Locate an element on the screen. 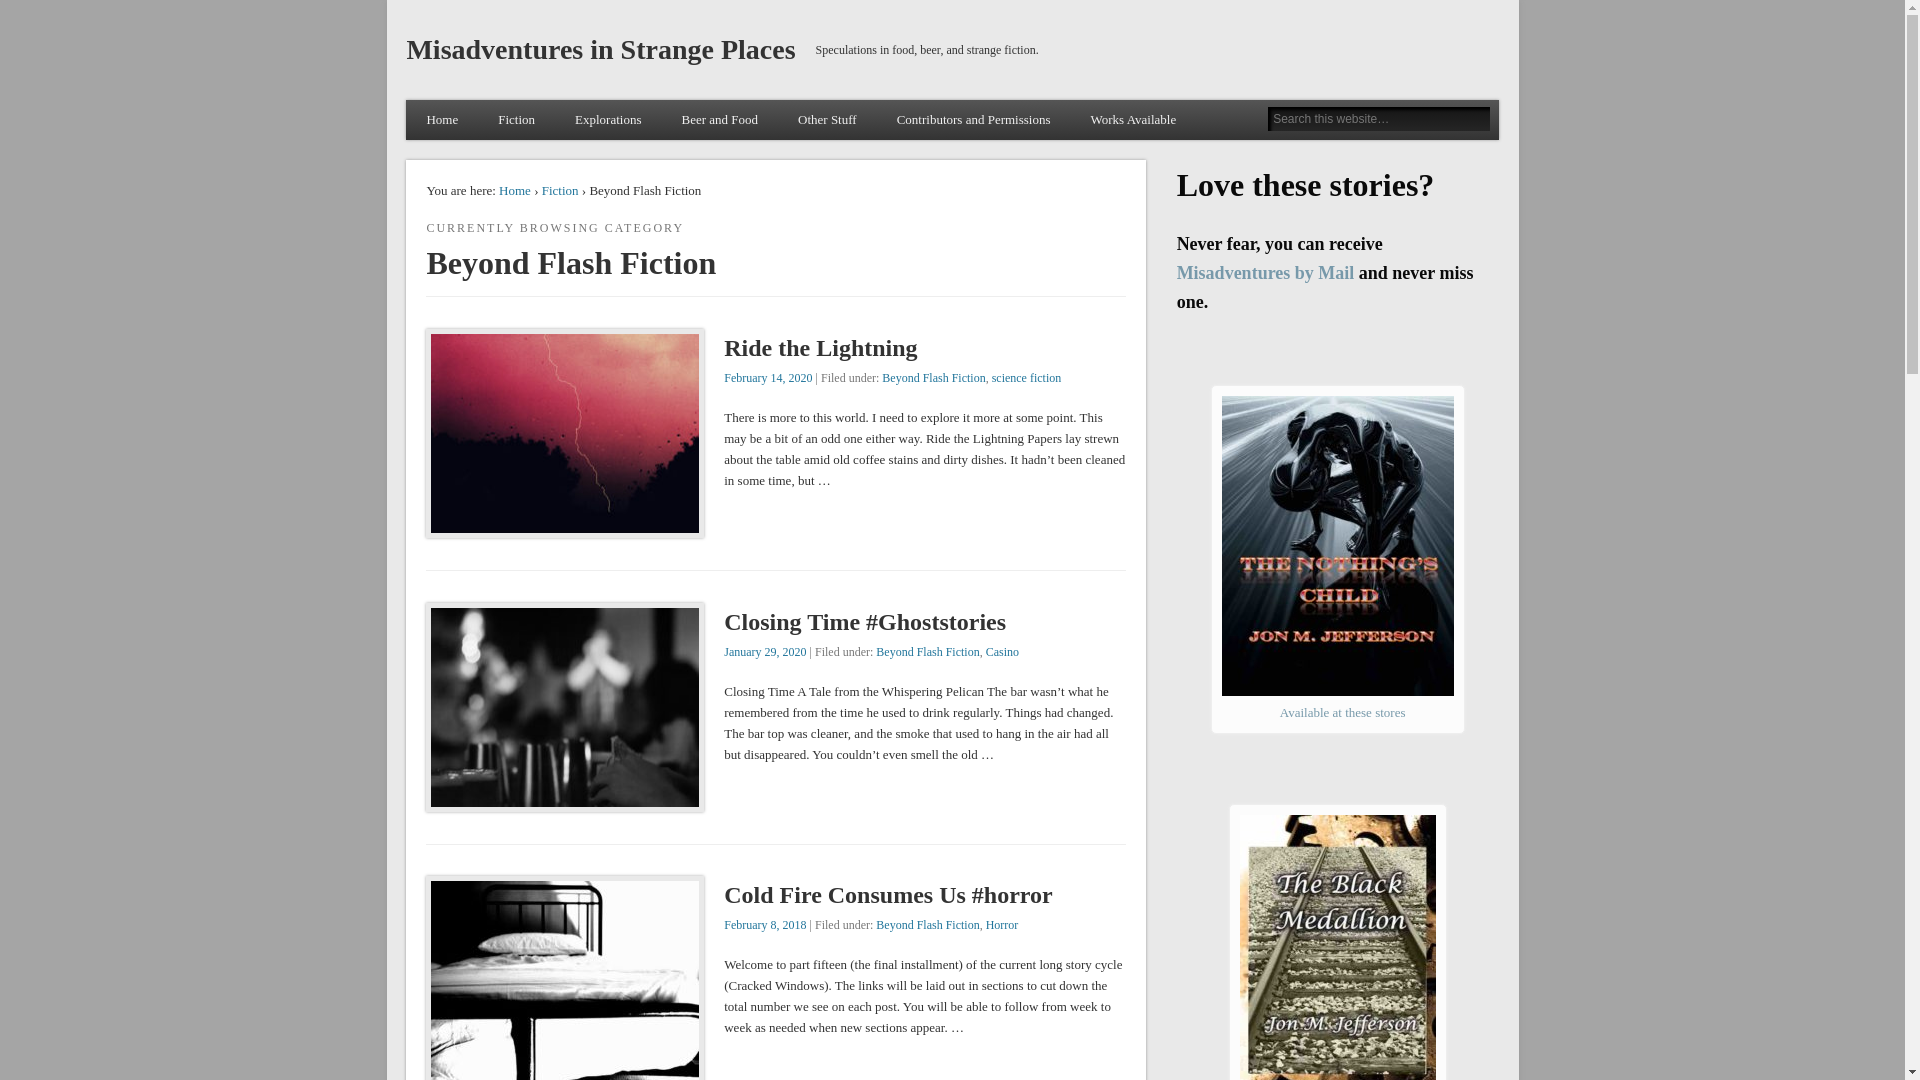 The image size is (1920, 1080). 'Horror' is located at coordinates (1002, 925).